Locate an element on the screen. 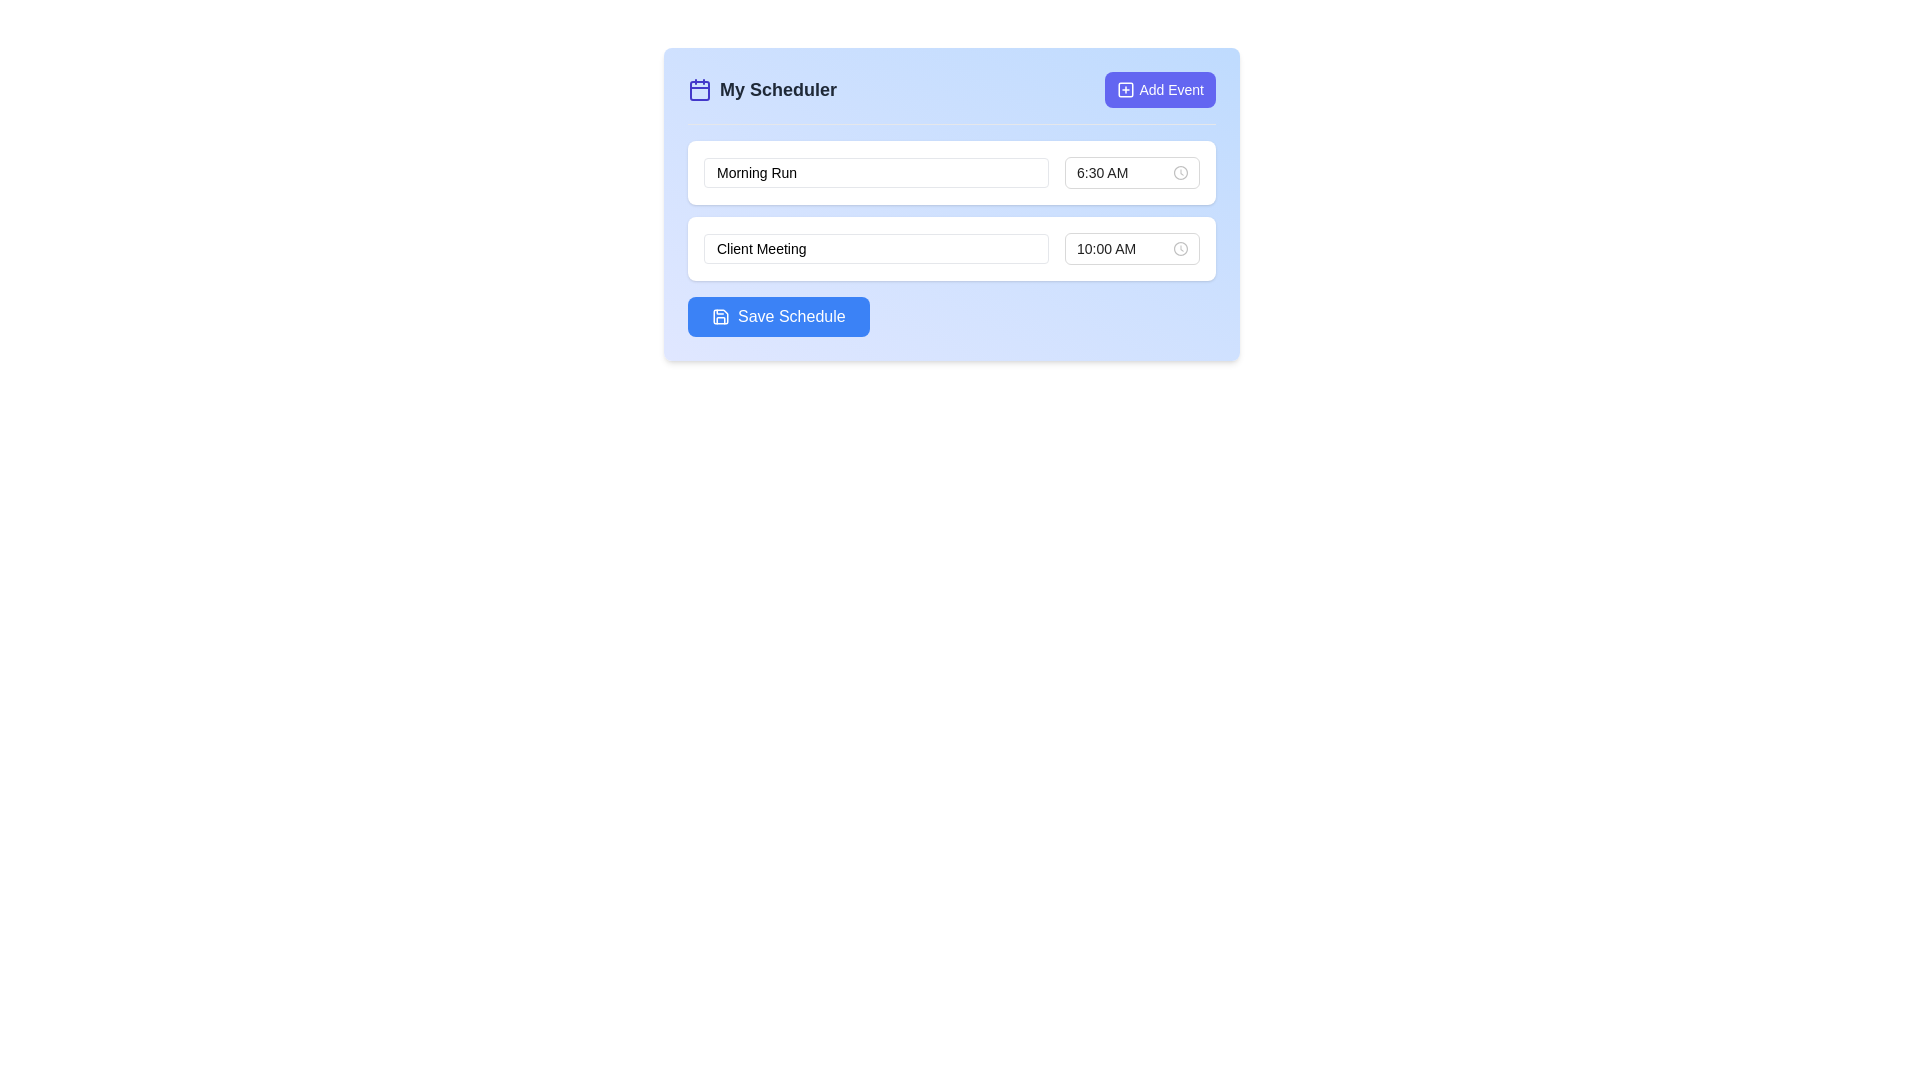 This screenshot has width=1920, height=1080. the clock icon located to the right of the '6:30 AM' time input field for the event 'Morning Run' is located at coordinates (1180, 172).